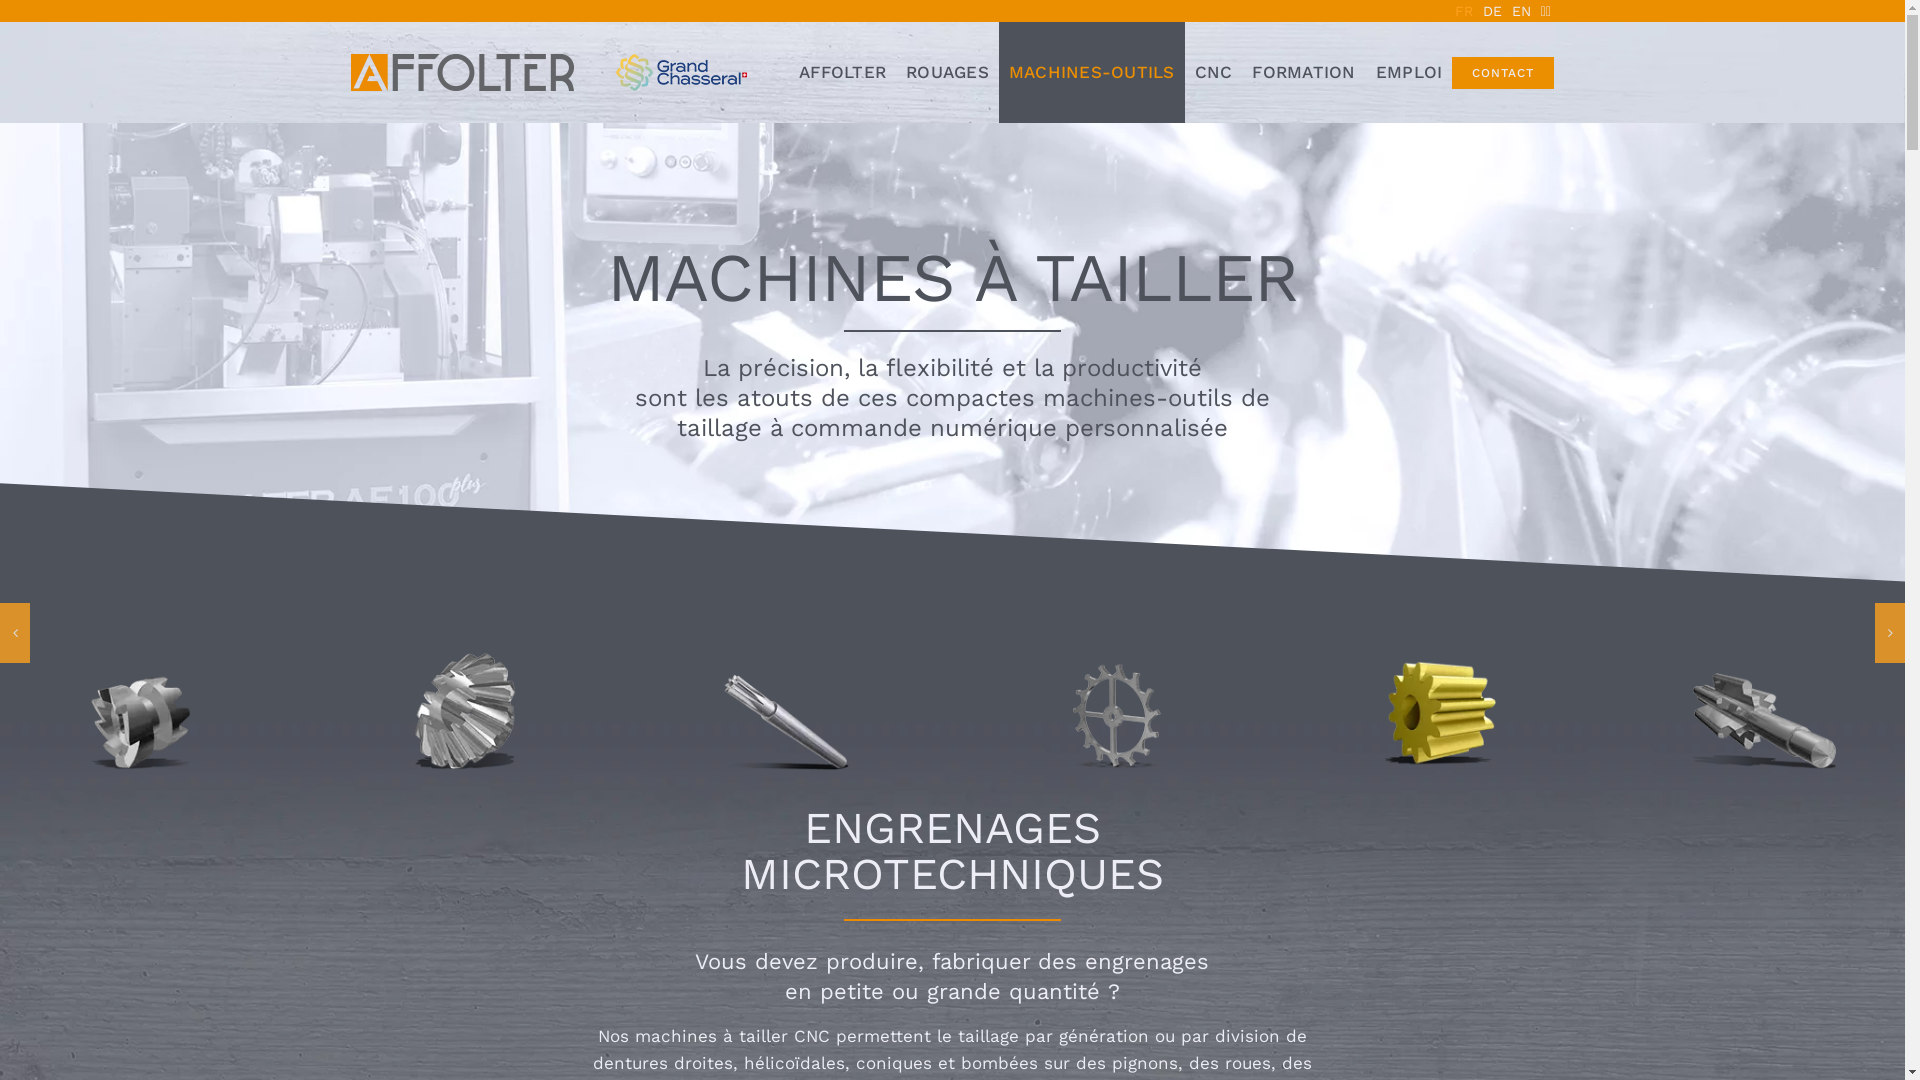  I want to click on 'engrenages', so click(1147, 960).